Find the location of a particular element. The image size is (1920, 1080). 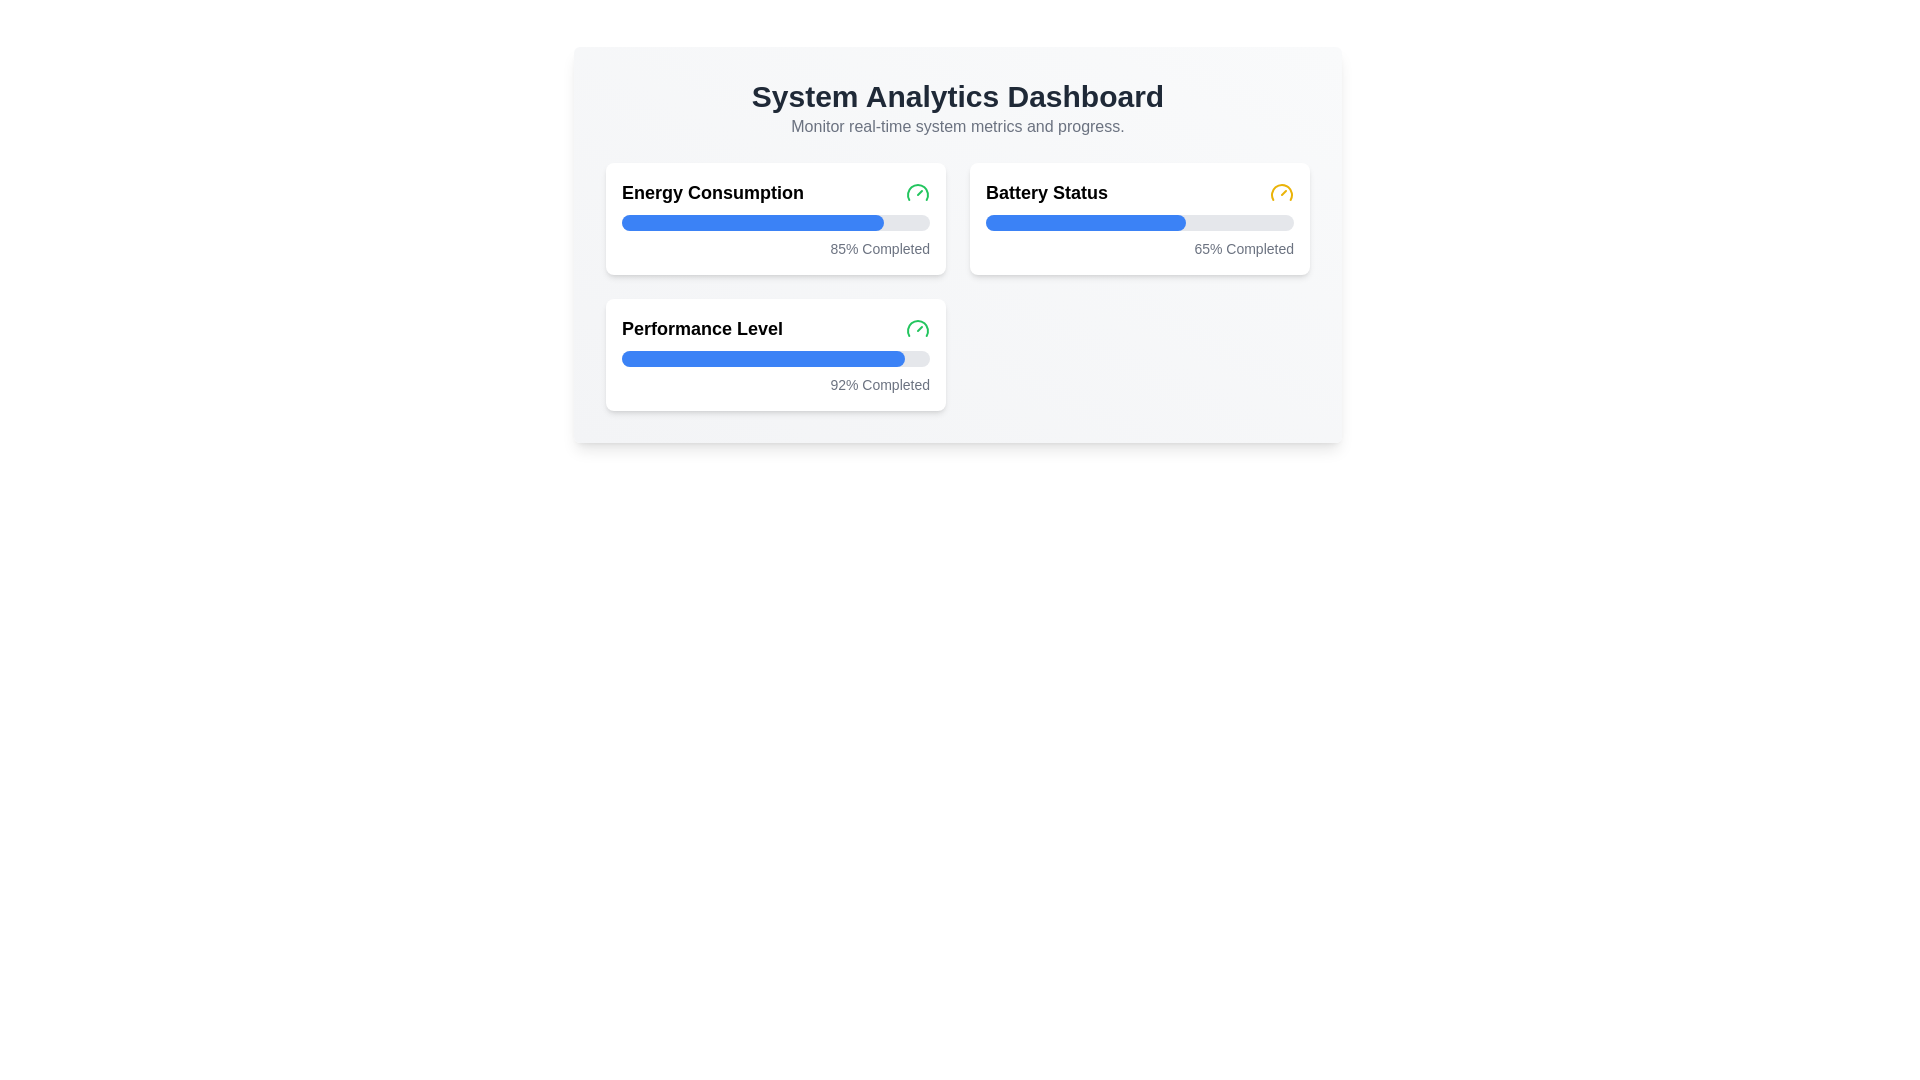

prominent heading element with the text 'System Analytics Dashboard' located at the top-center of the interface is located at coordinates (957, 96).